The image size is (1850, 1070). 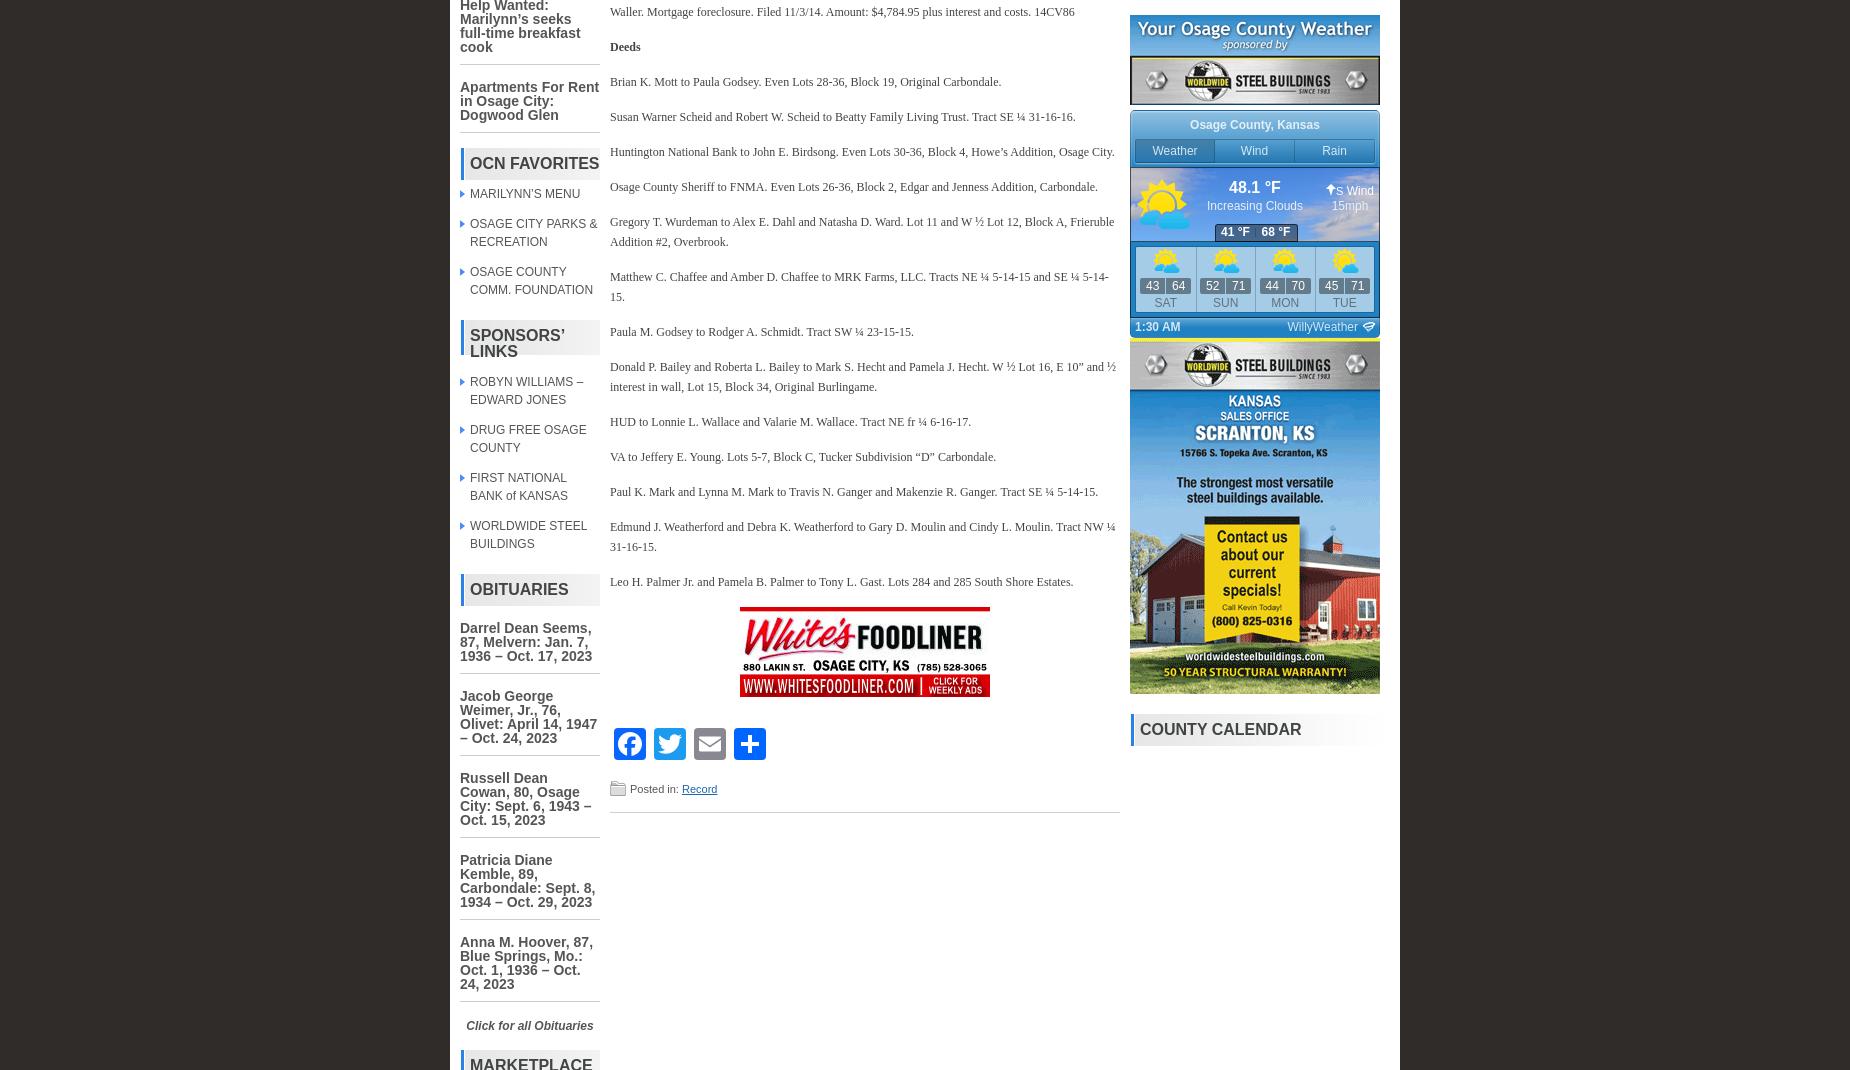 What do you see at coordinates (470, 232) in the screenshot?
I see `'OSAGE CITY PARKS & RECREATION'` at bounding box center [470, 232].